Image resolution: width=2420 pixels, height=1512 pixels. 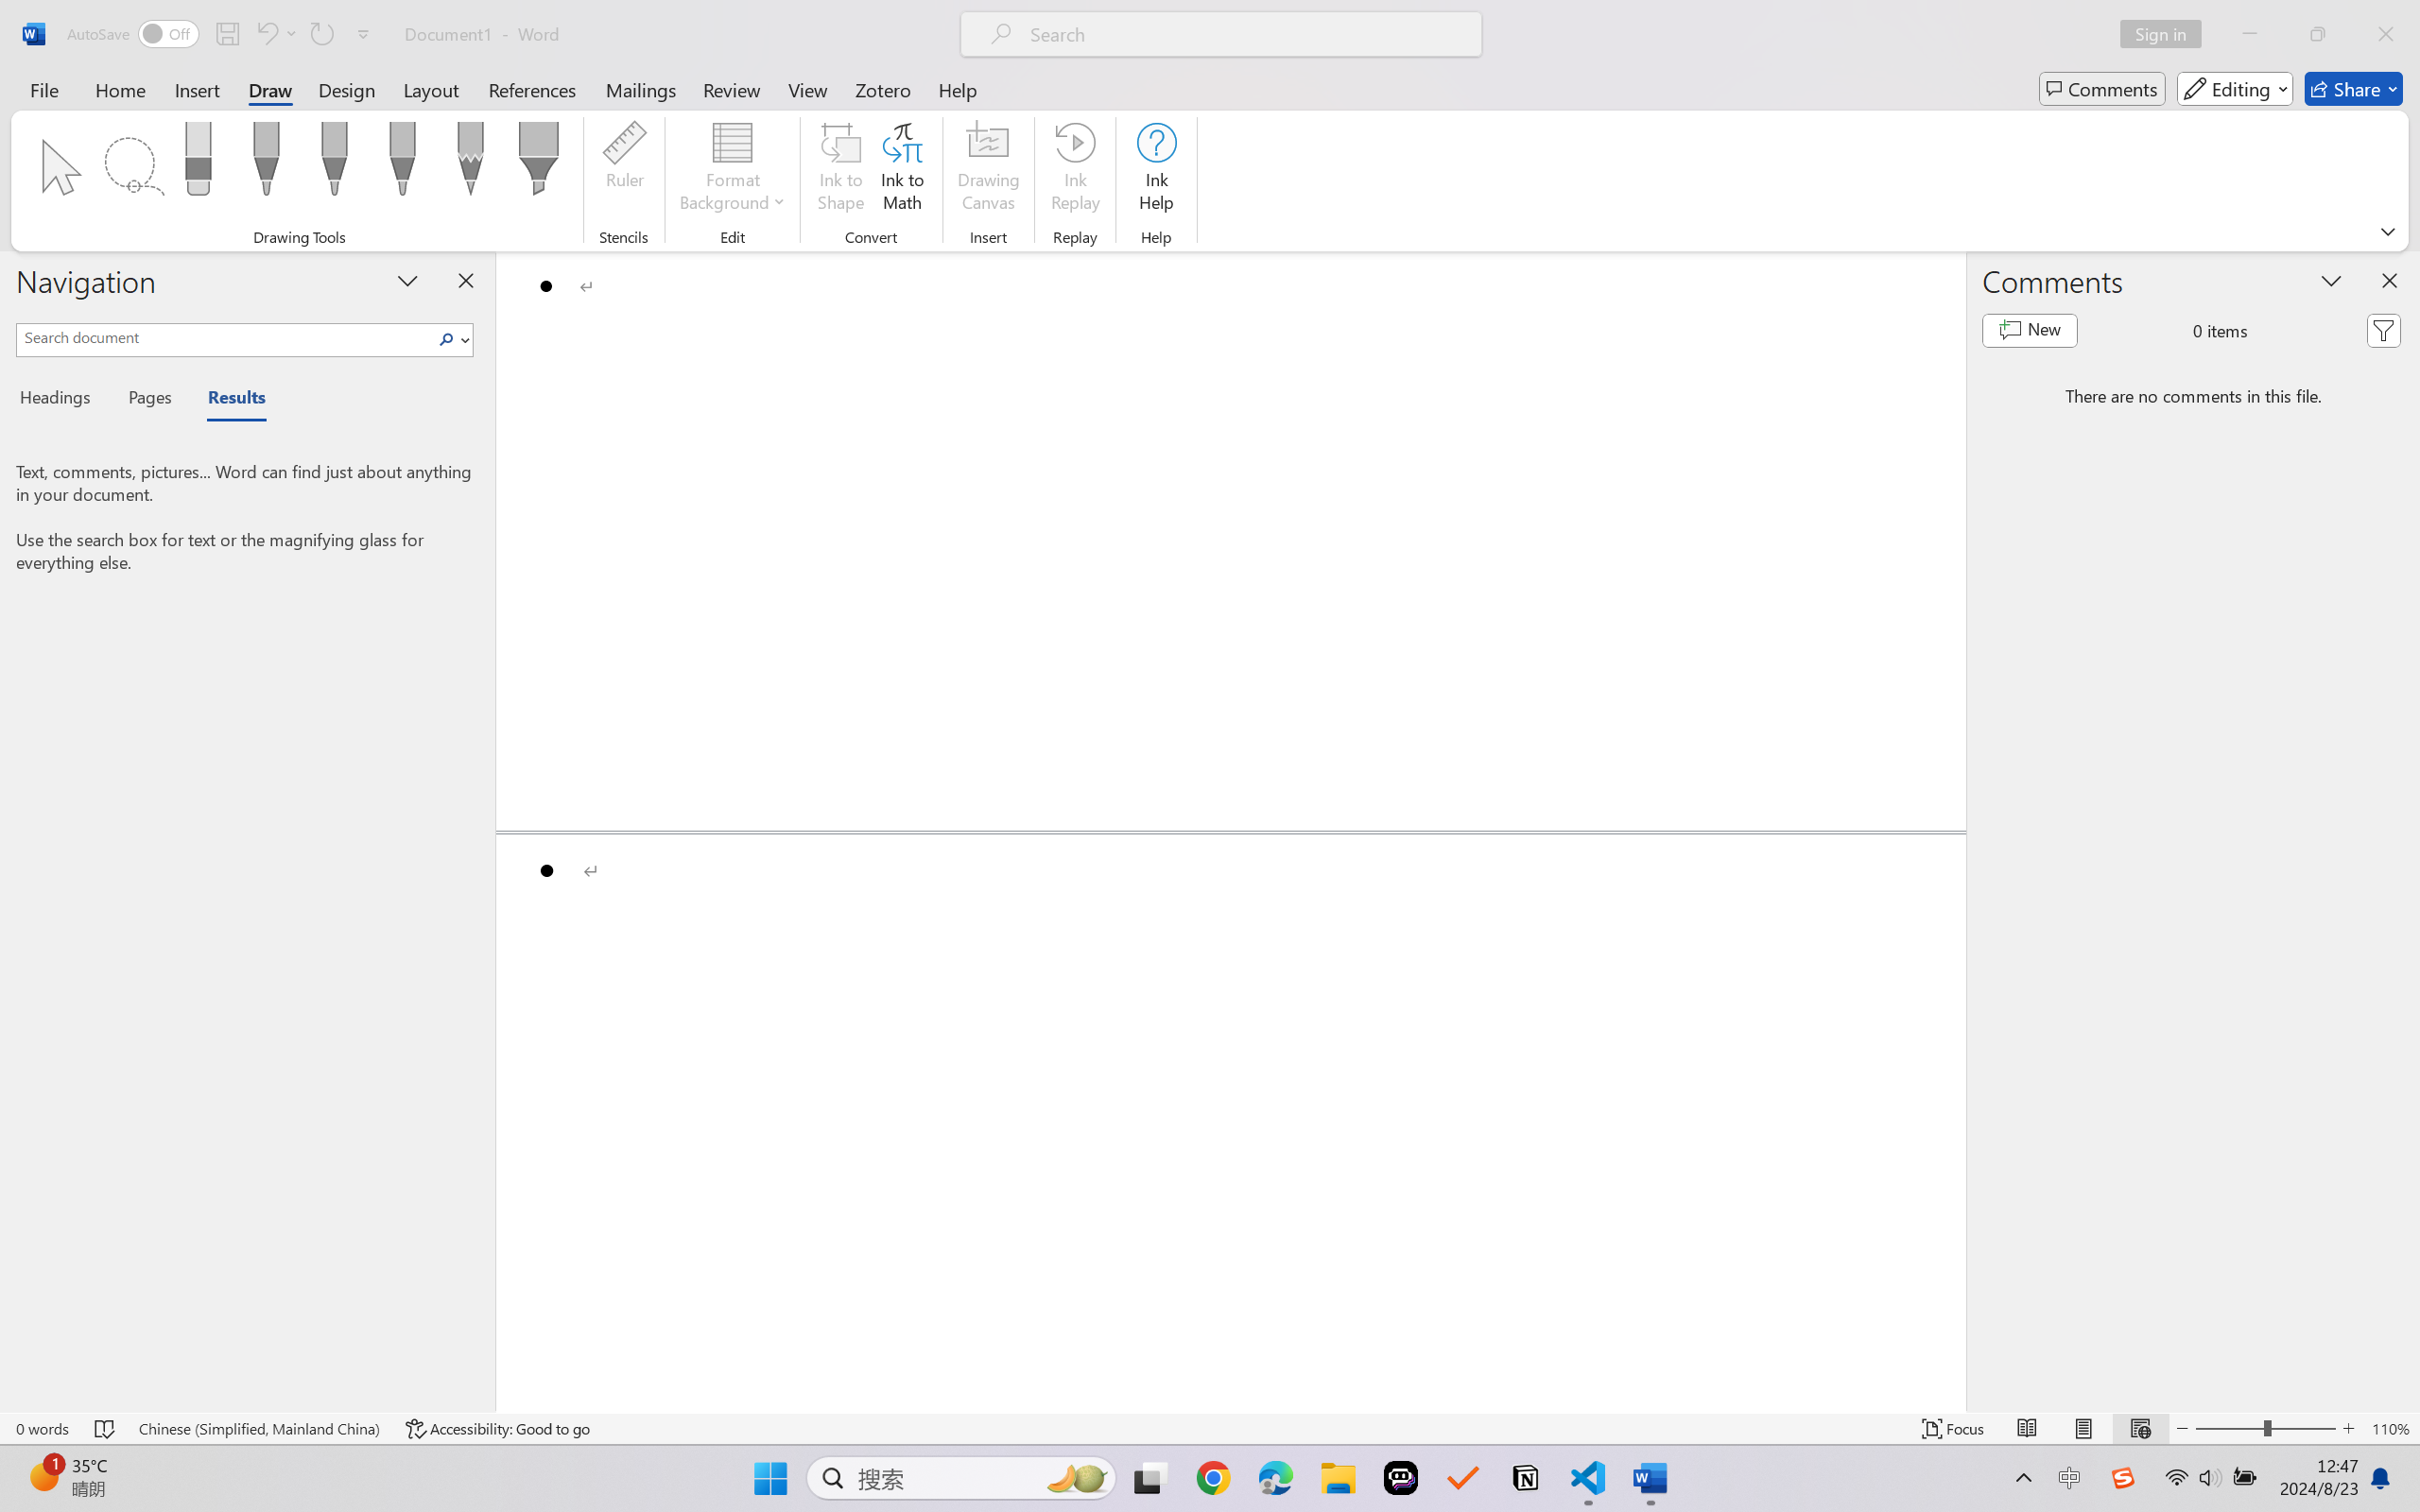 I want to click on 'Filter', so click(x=2383, y=331).